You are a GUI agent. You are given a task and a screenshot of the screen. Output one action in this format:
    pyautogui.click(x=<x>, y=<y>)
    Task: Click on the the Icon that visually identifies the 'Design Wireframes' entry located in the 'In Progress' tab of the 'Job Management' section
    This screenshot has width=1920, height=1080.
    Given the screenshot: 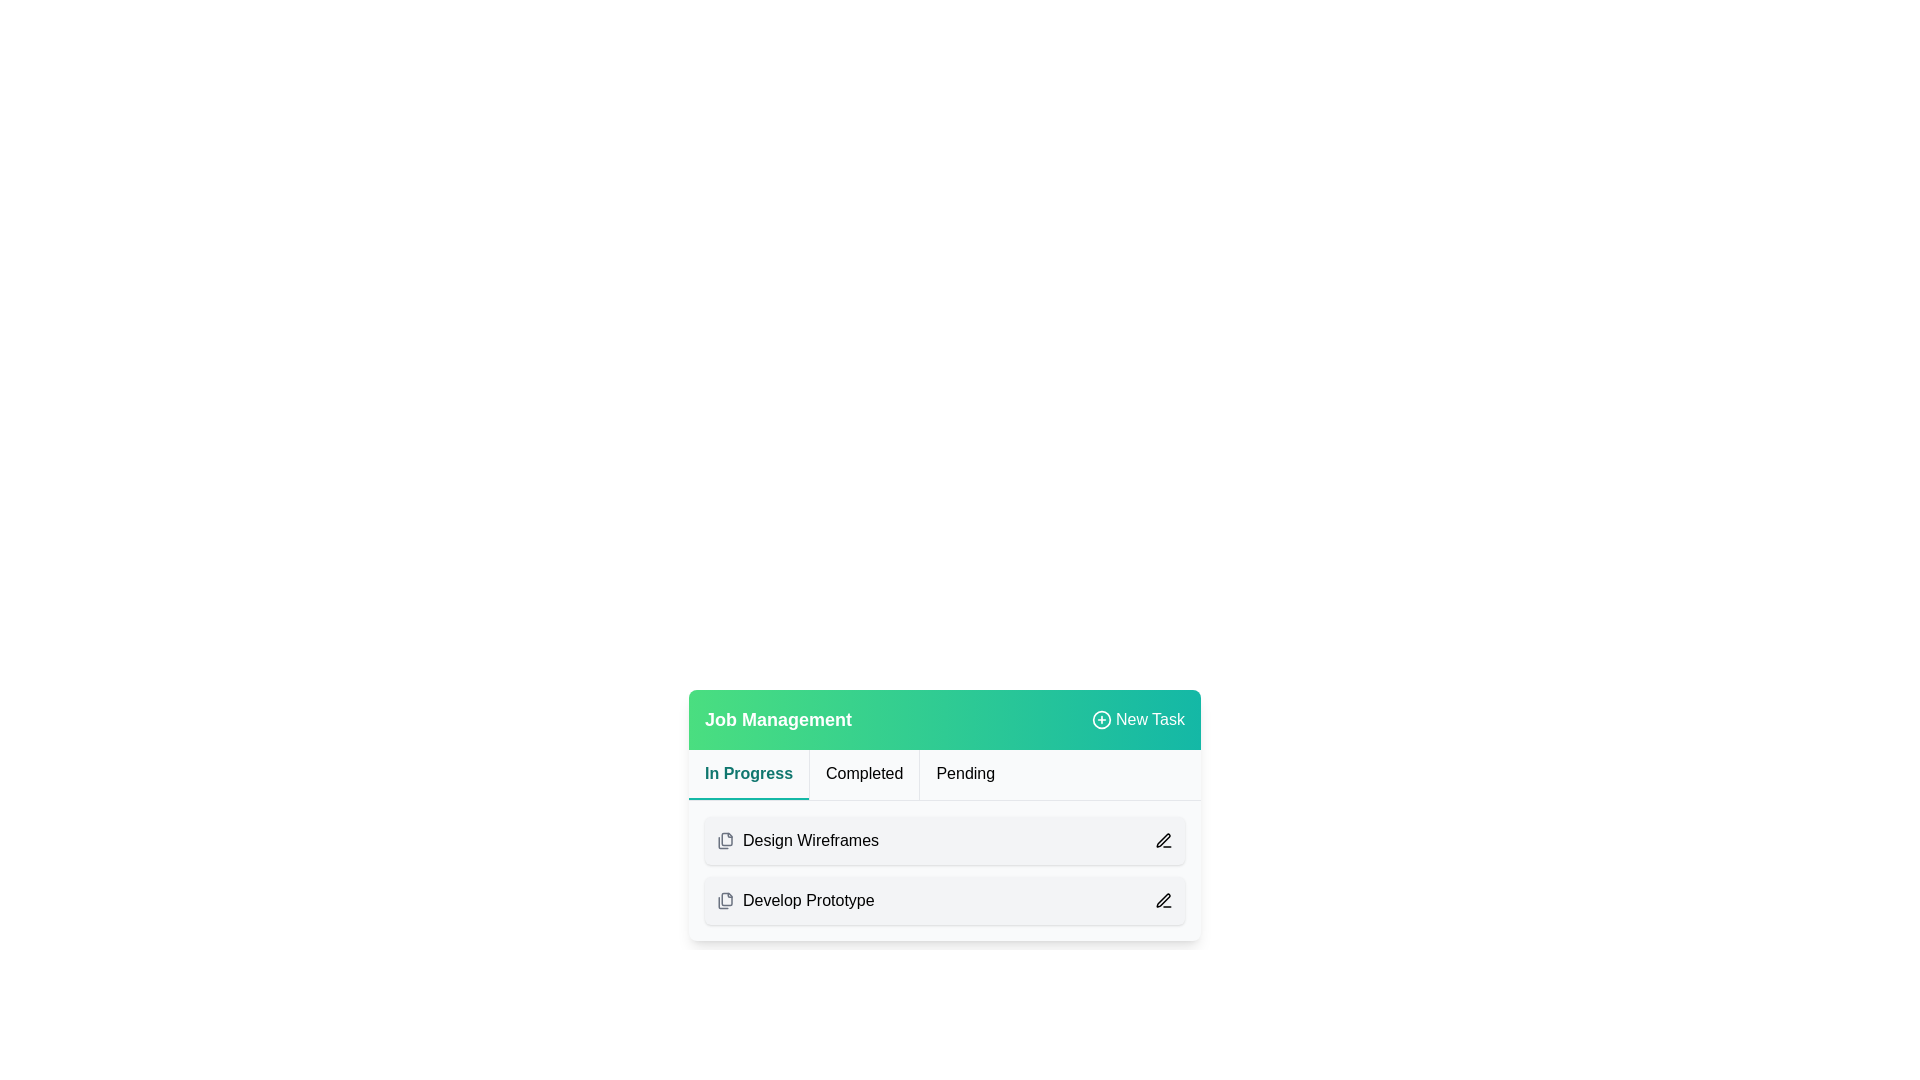 What is the action you would take?
    pyautogui.click(x=724, y=840)
    